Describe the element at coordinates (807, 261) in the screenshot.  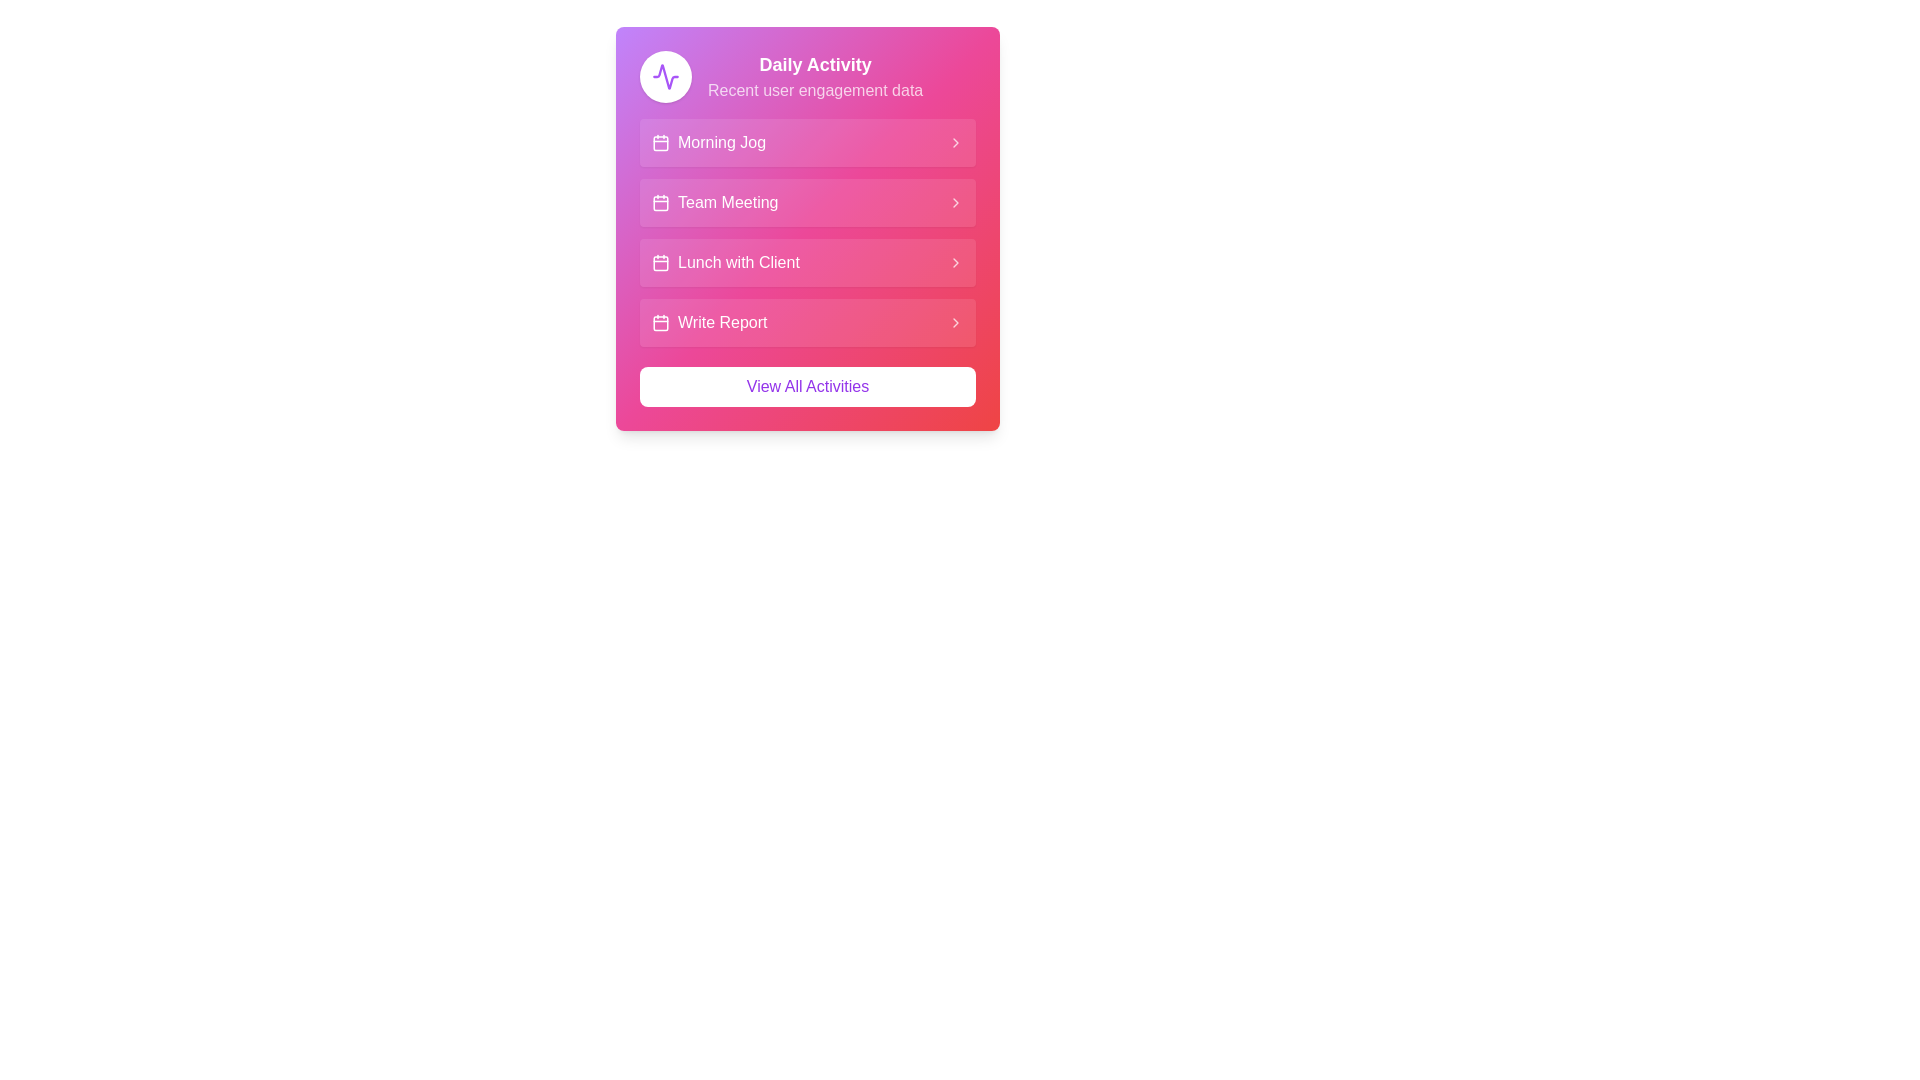
I see `the third item in the 'Daily Activity' list, which represents the 'Lunch with Client' event` at that location.